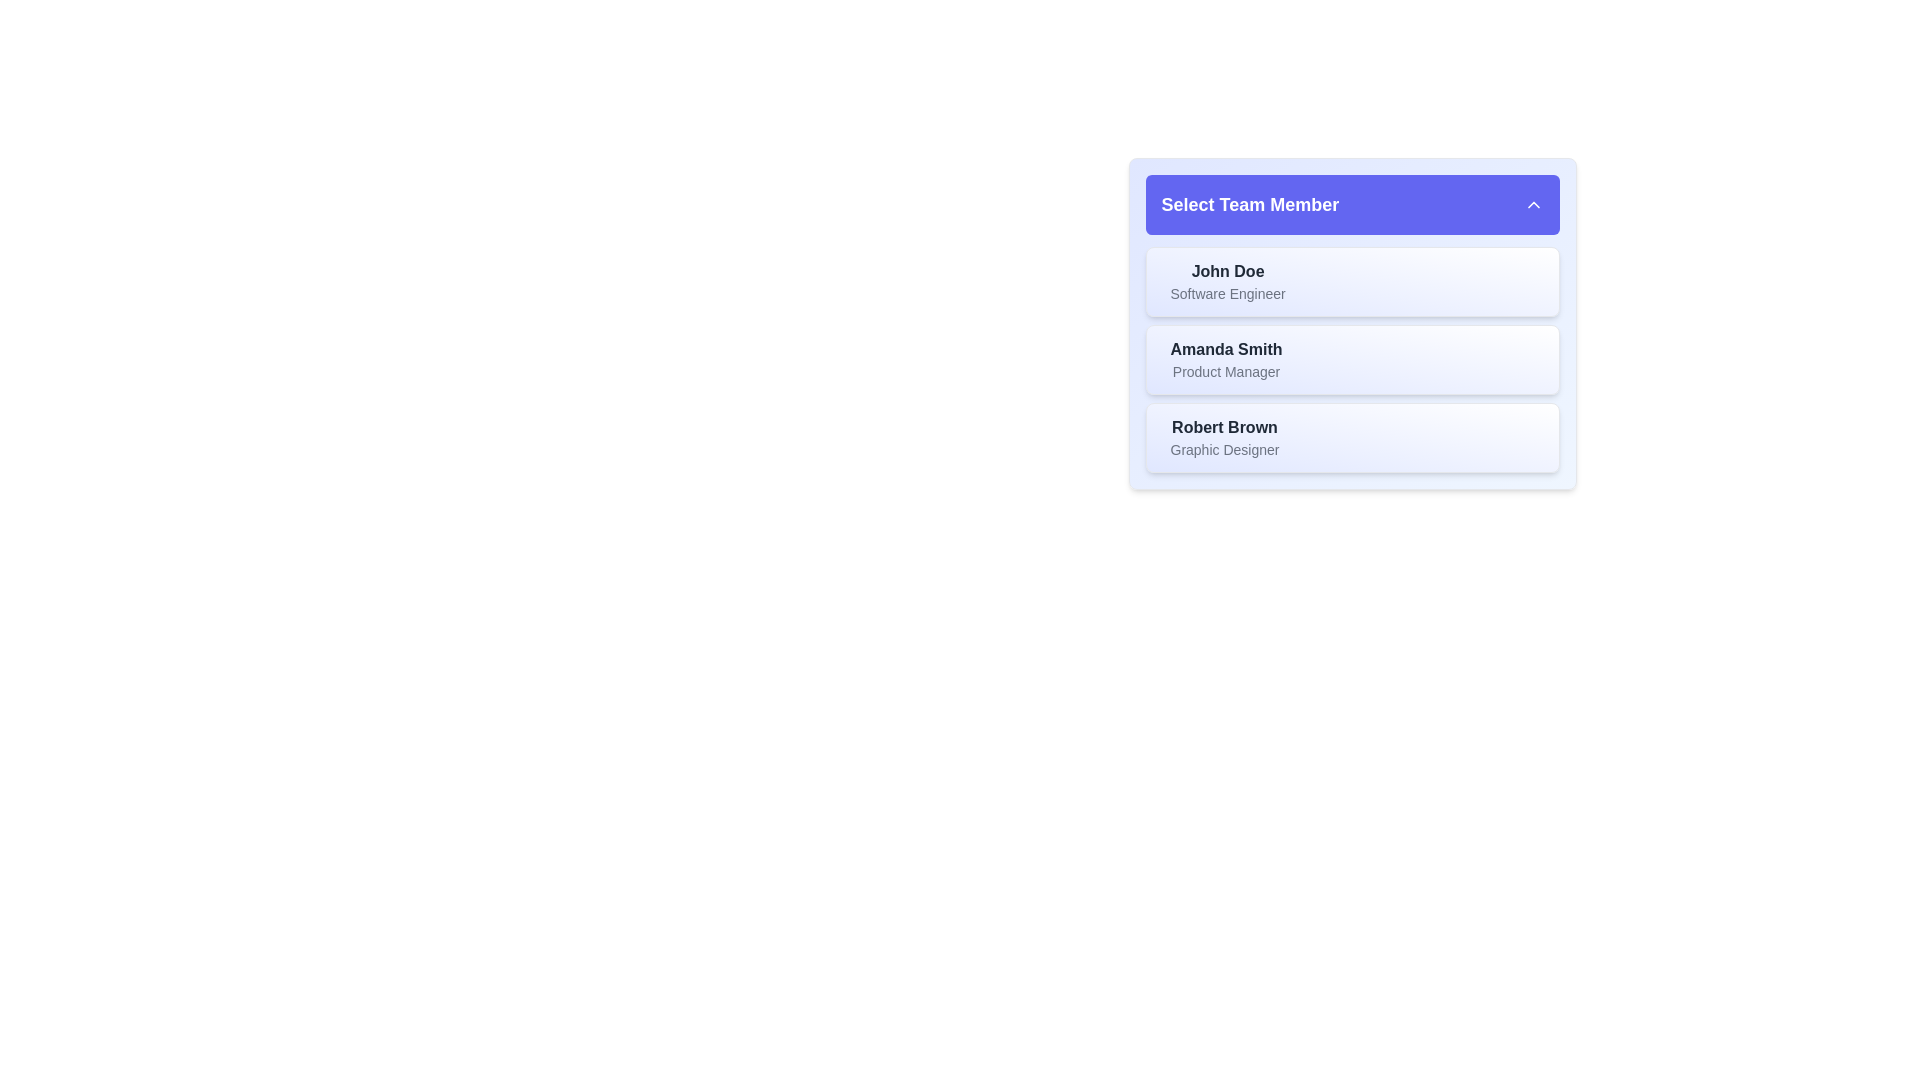 This screenshot has width=1920, height=1080. Describe the element at coordinates (1227, 272) in the screenshot. I see `the first label in the 'Select Team Member' dropdown menu, which identifies the individual associated with the list item, located above the 'Software Engineer' subtitle` at that location.